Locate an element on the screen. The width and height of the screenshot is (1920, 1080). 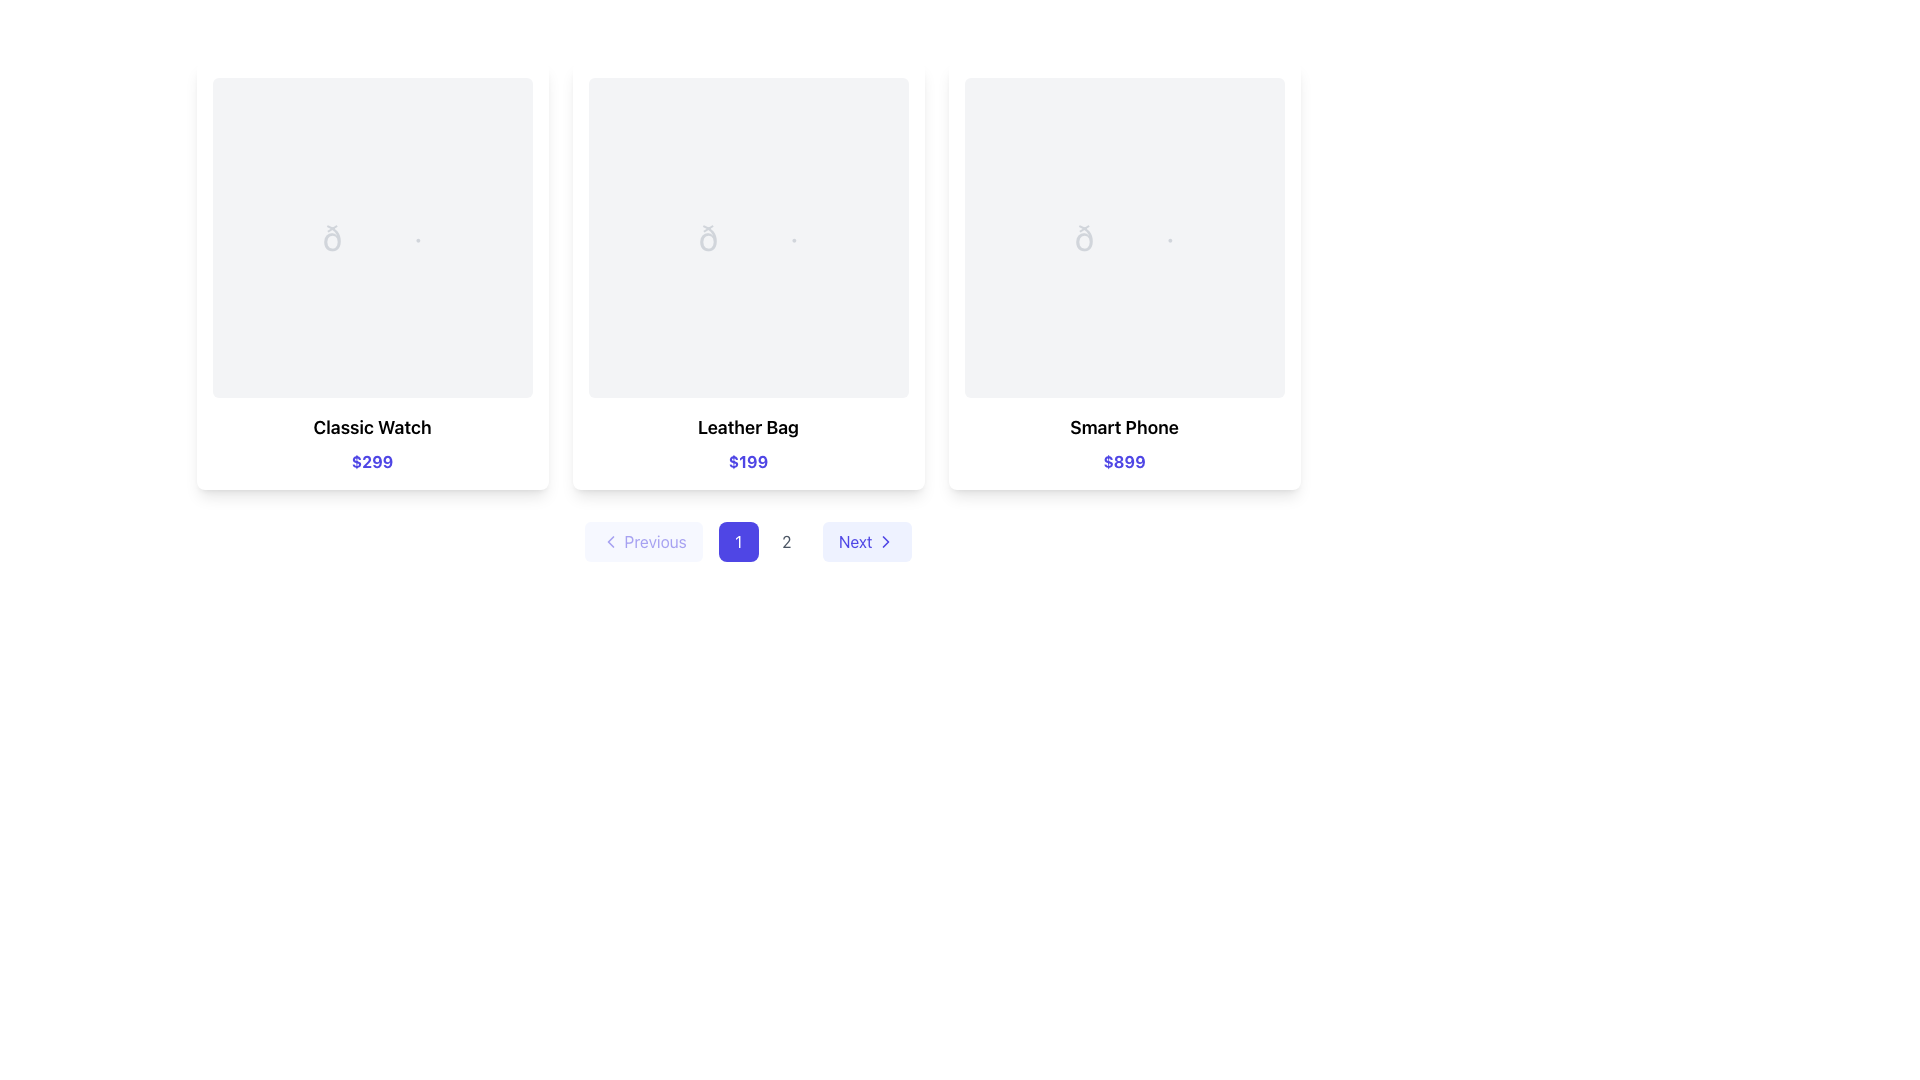
the text label displaying the price "$899" in bold blue-indigo color, located at the bottom of the product card for the "Smart Phone" is located at coordinates (1124, 462).